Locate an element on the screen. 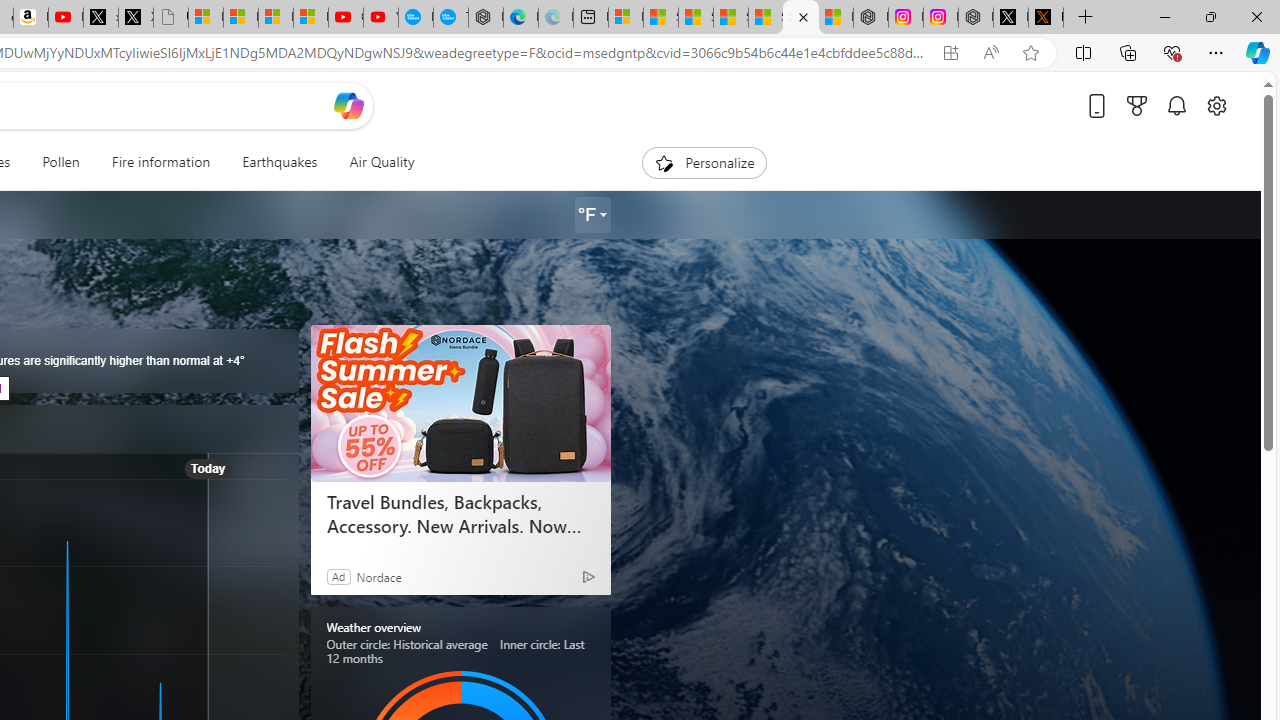 Image resolution: width=1280 pixels, height=720 pixels. 'Earthquakes' is located at coordinates (278, 162).